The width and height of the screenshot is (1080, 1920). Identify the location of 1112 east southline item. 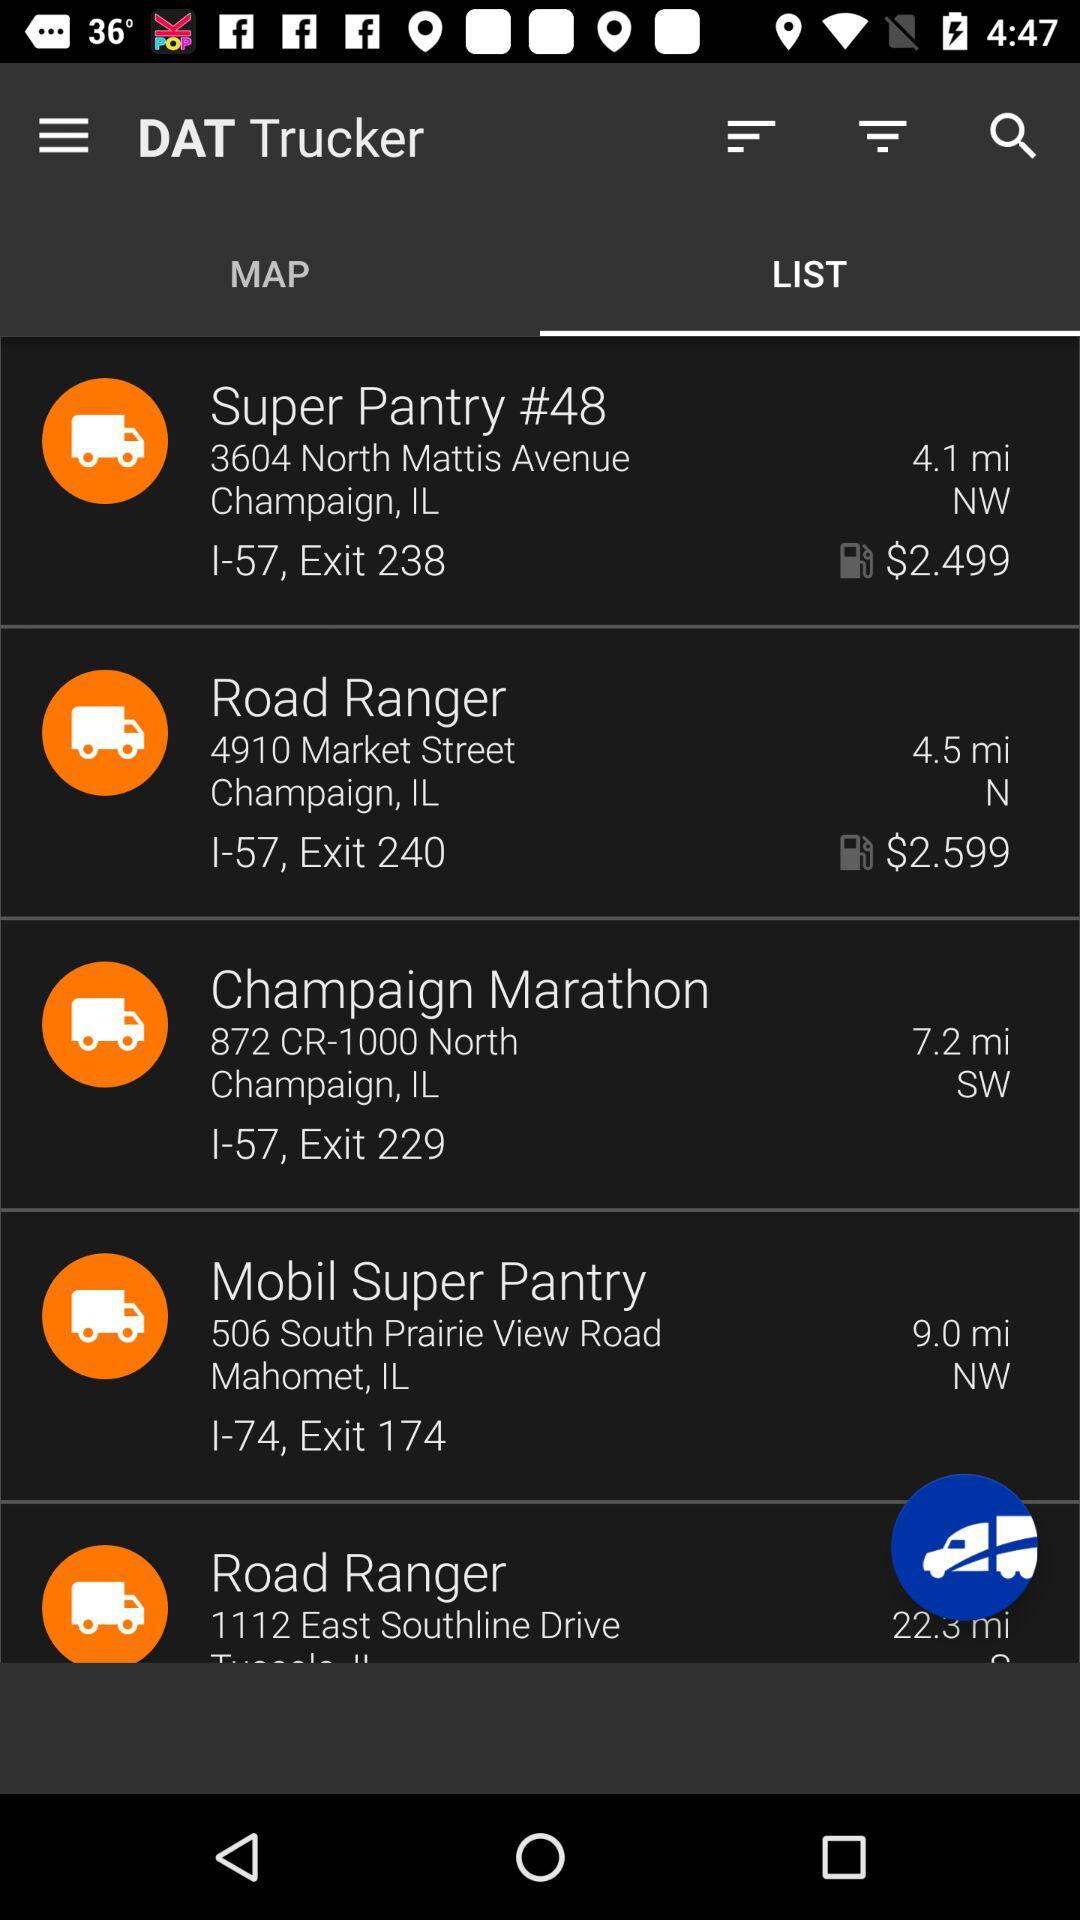
(536, 1625).